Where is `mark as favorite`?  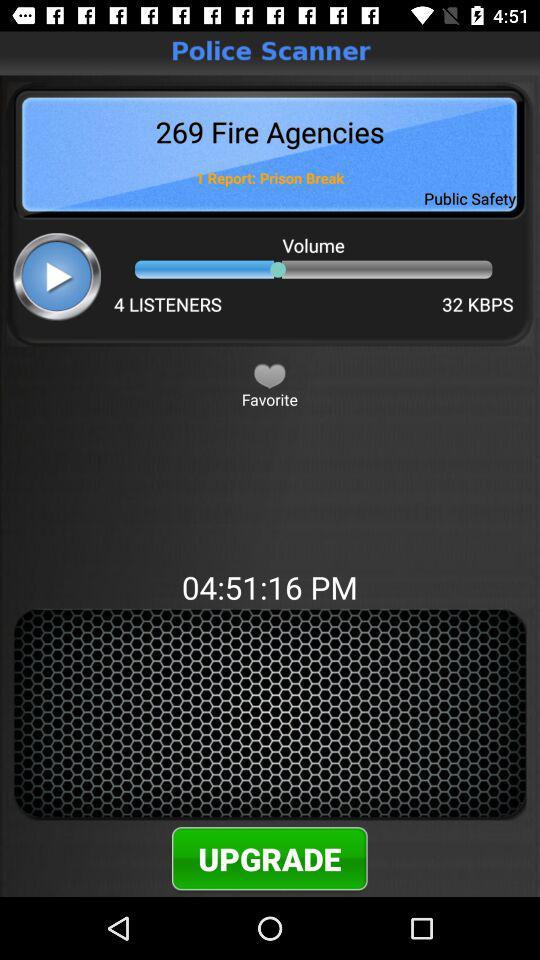 mark as favorite is located at coordinates (269, 374).